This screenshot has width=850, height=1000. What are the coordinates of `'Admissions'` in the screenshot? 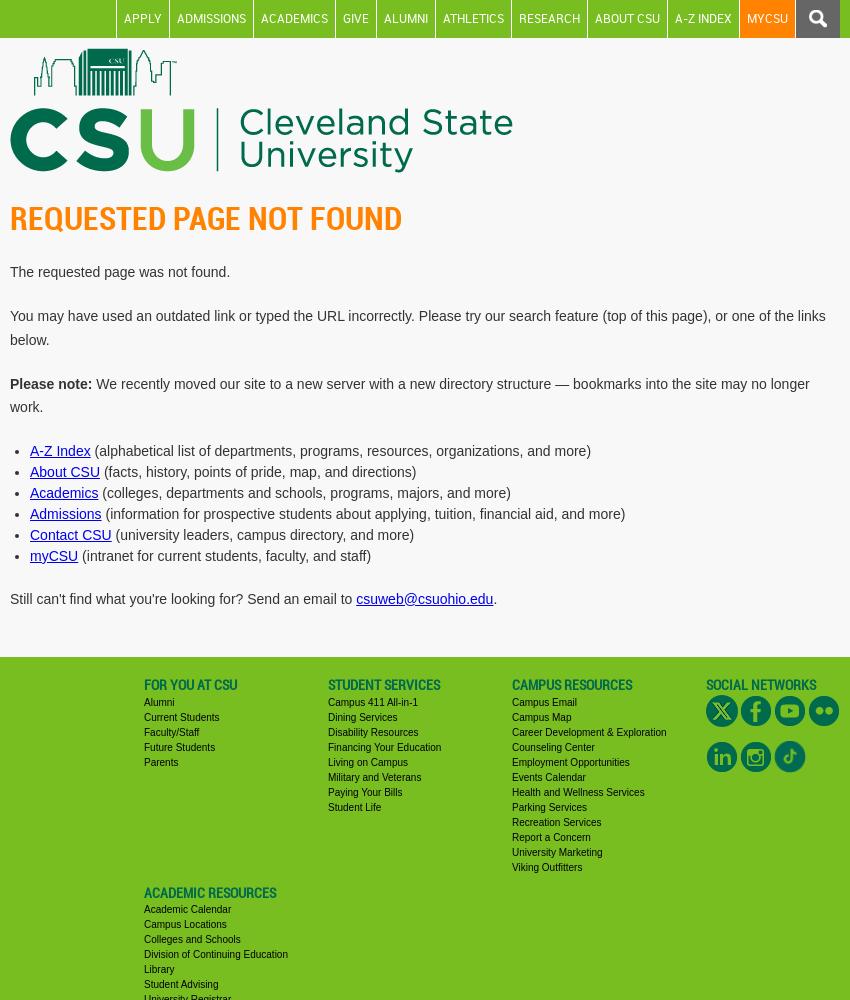 It's located at (65, 513).